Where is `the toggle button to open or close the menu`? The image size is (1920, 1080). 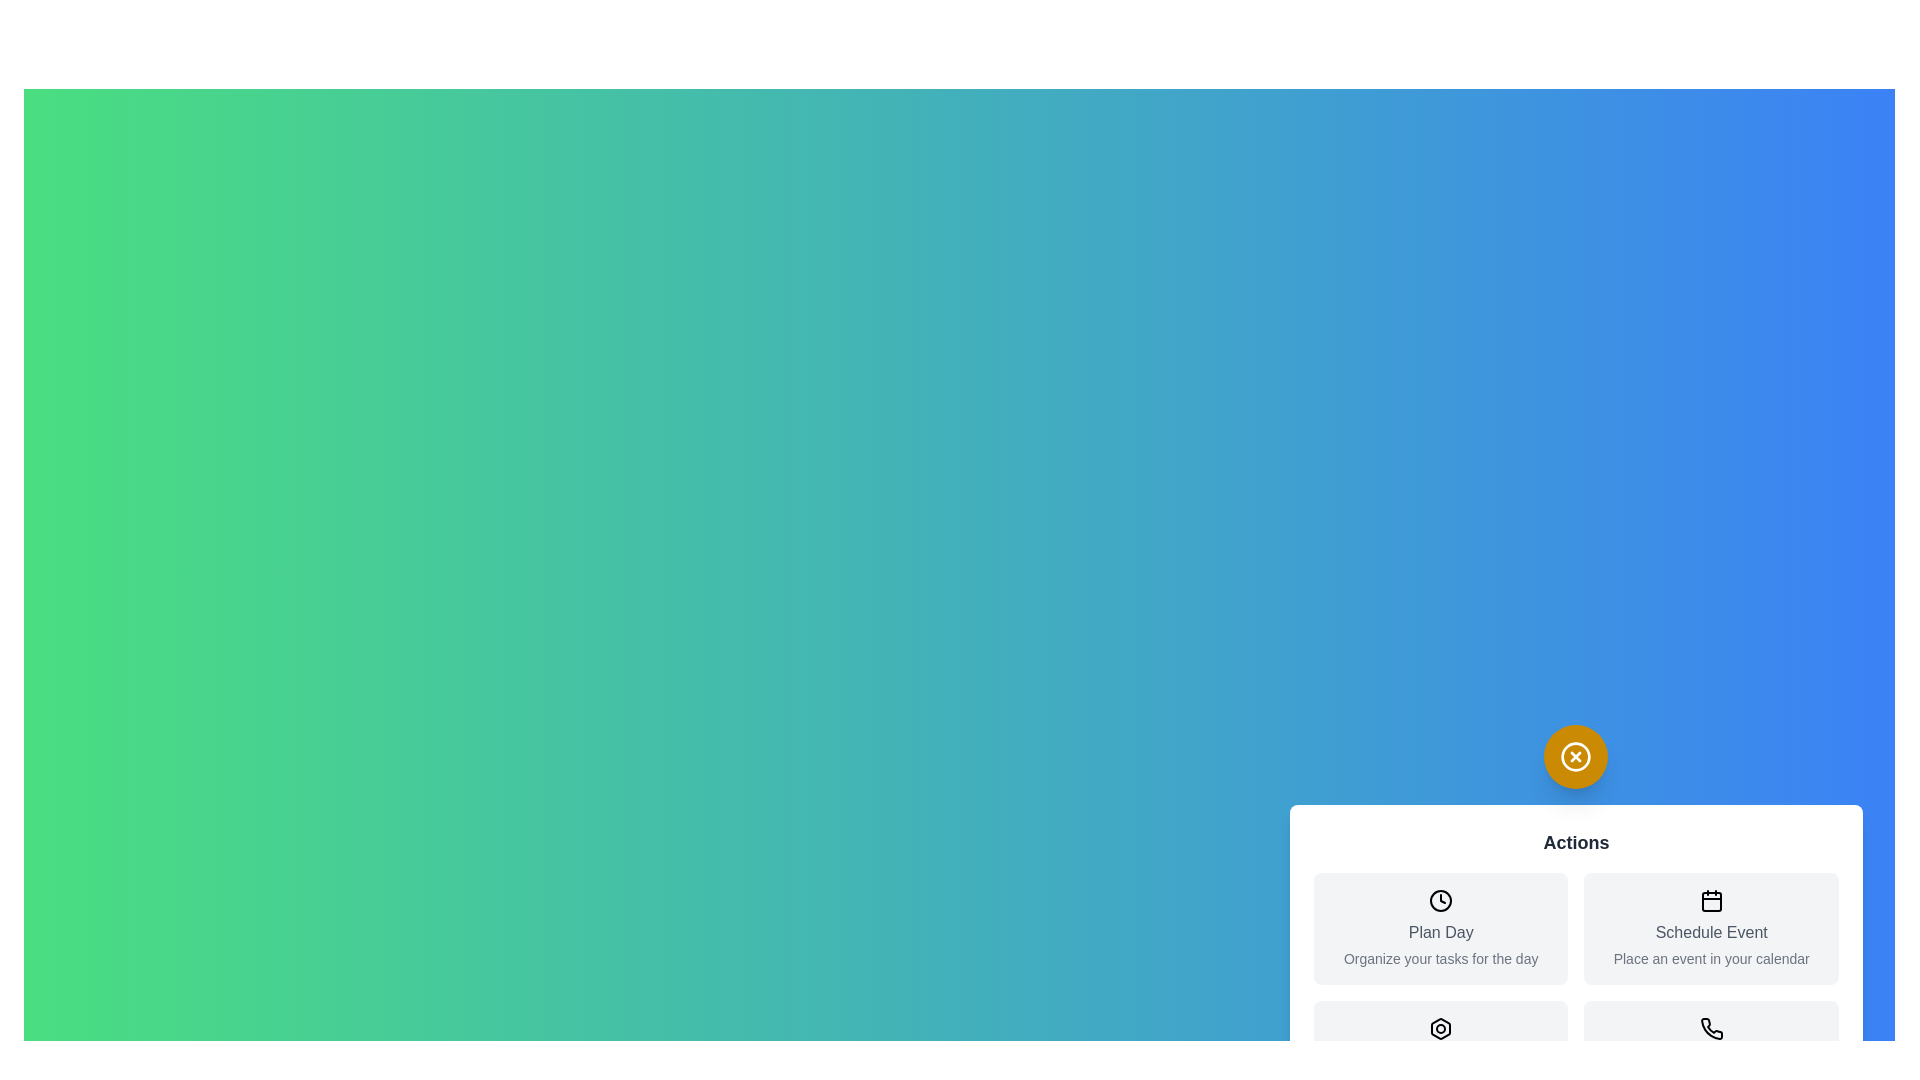
the toggle button to open or close the menu is located at coordinates (1575, 756).